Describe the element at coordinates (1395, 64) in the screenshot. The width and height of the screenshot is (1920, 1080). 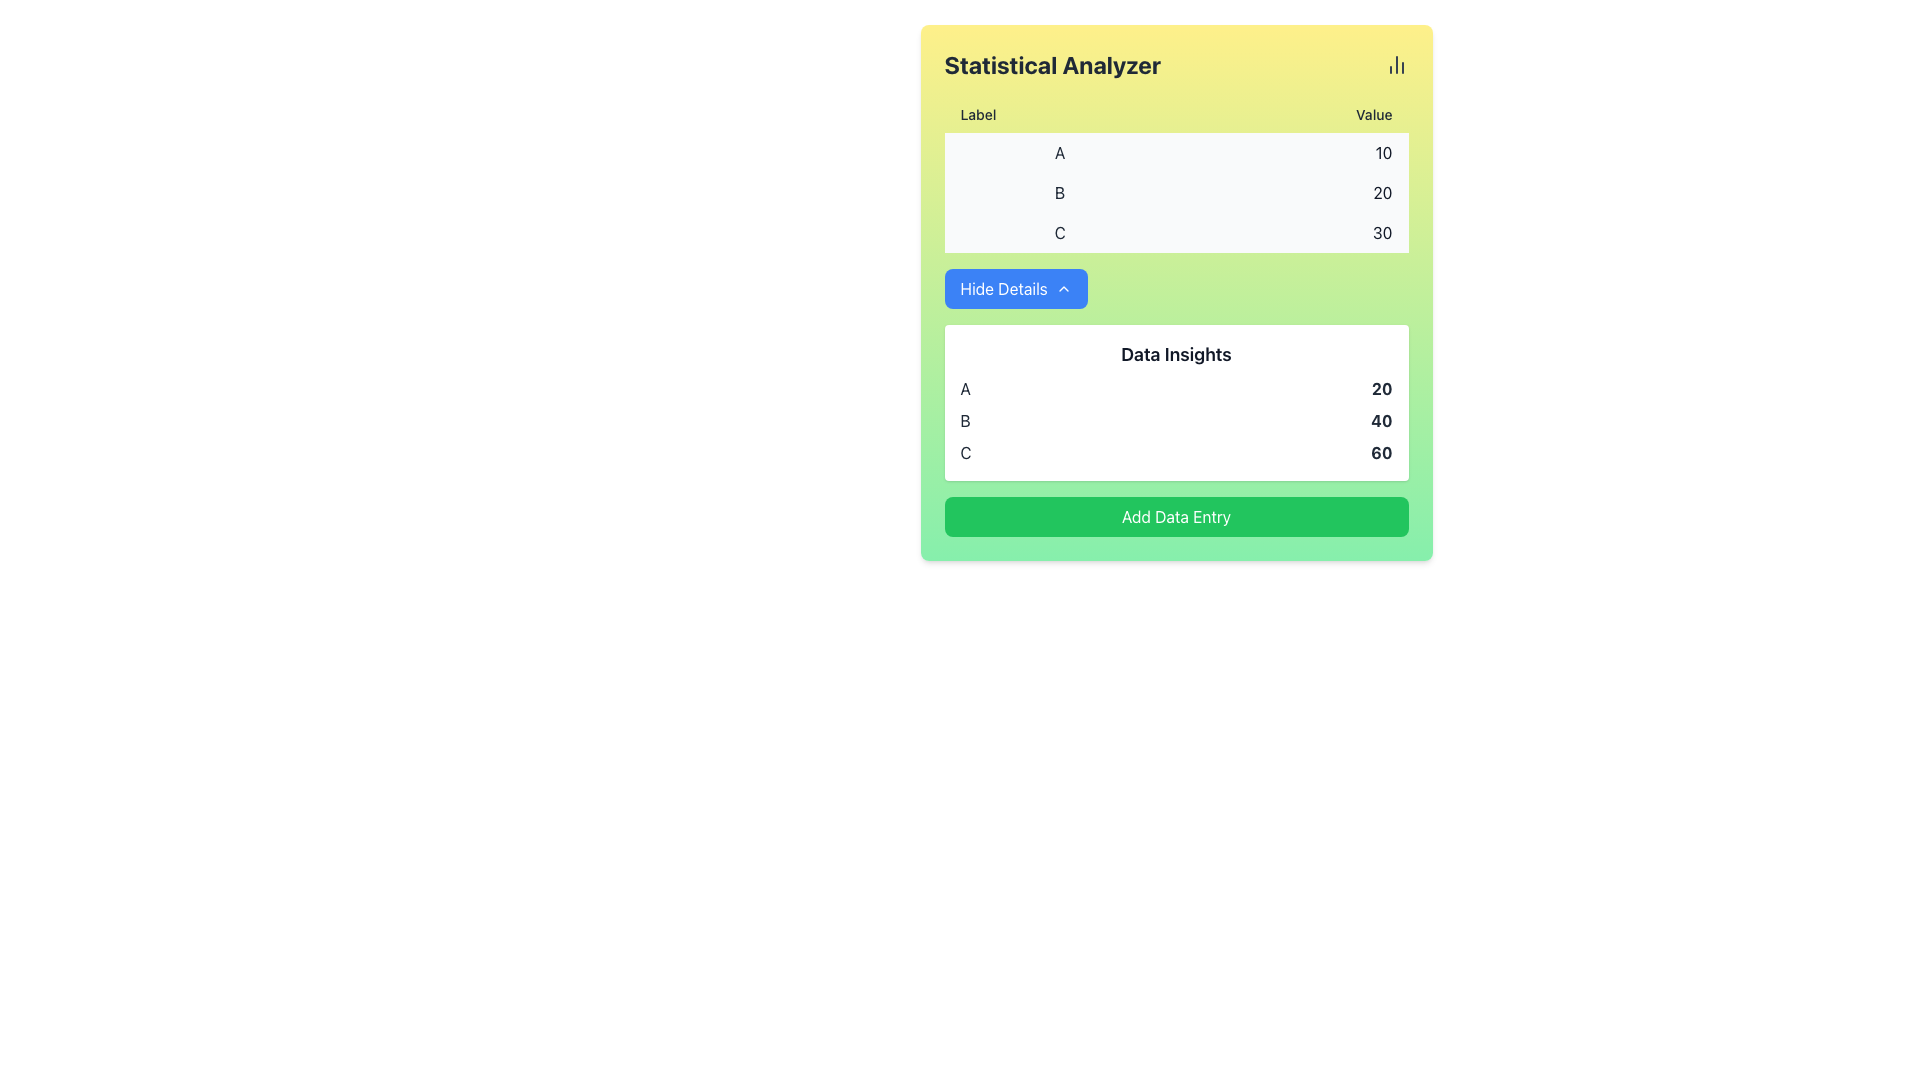
I see `the SVG-based icon representing the chart functionality in the 'Statistical Analyzer' section` at that location.